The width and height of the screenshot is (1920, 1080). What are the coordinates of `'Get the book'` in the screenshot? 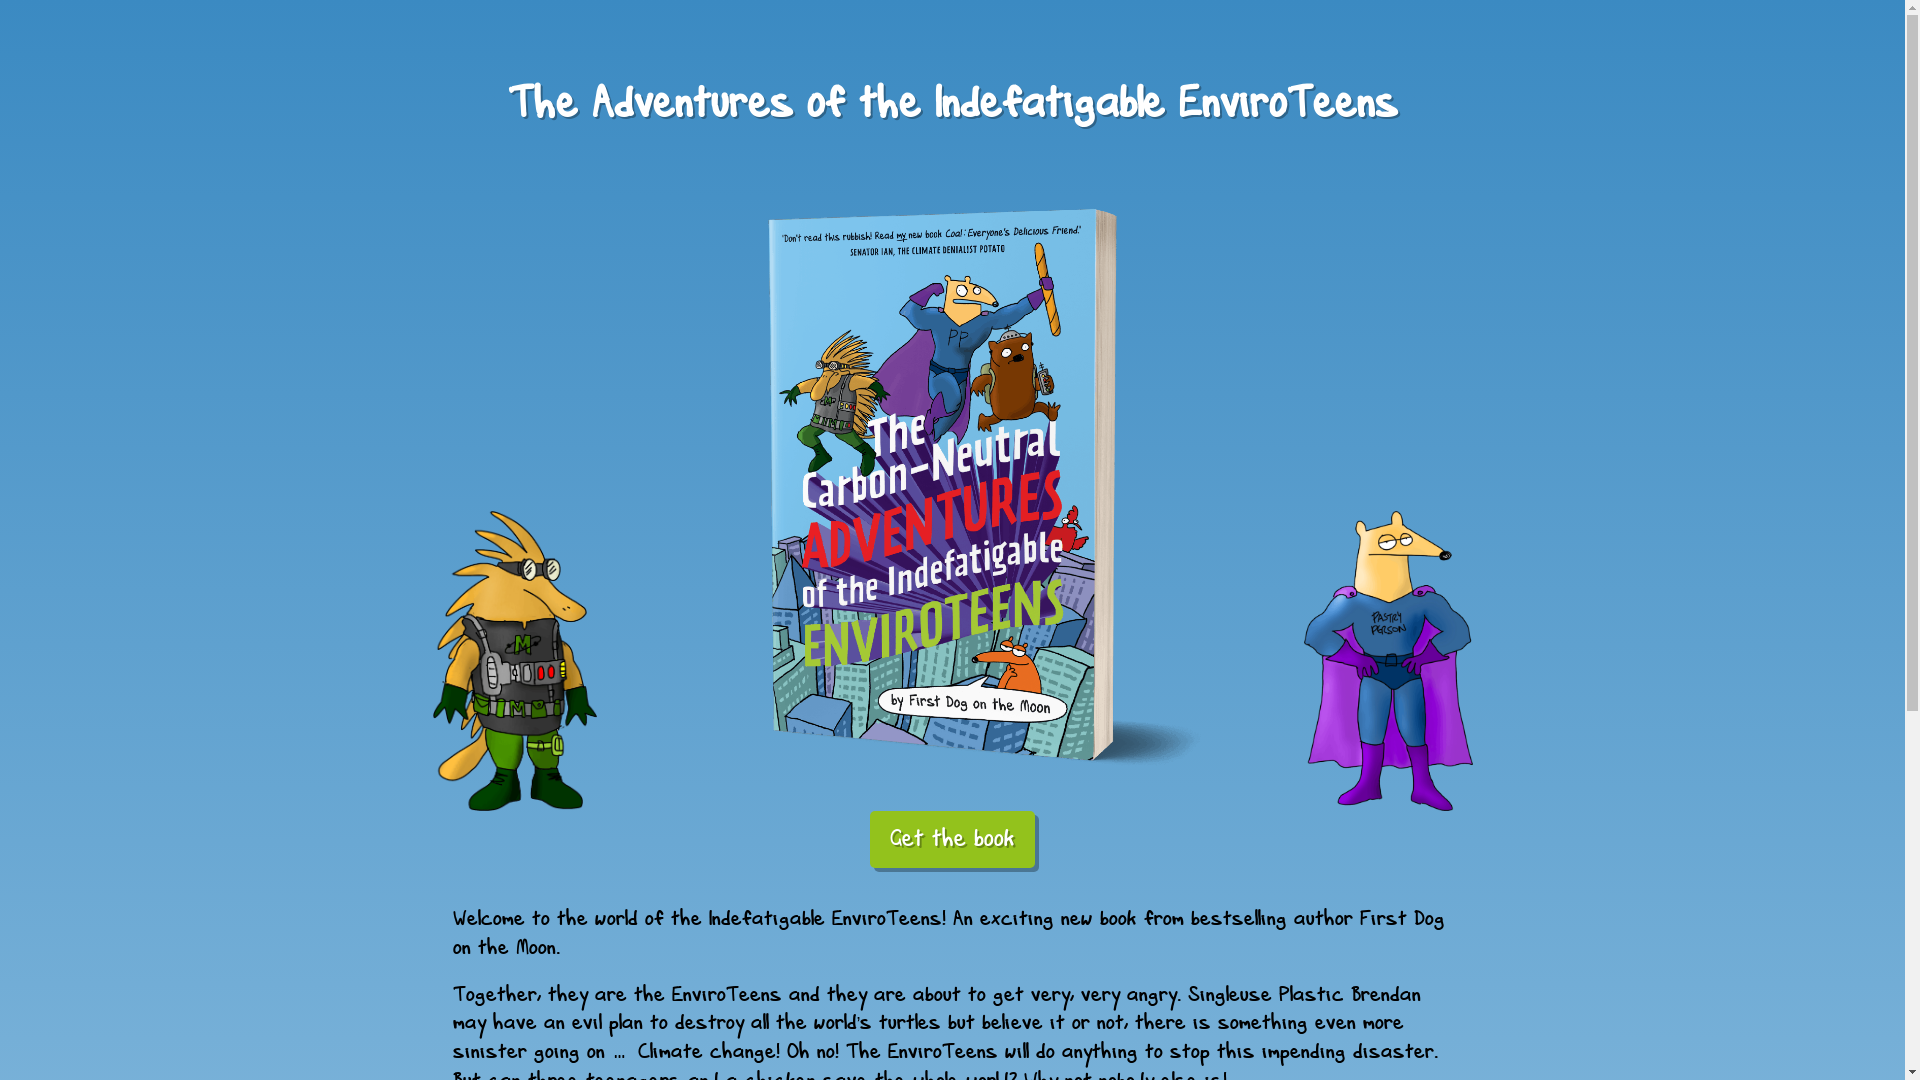 It's located at (951, 839).